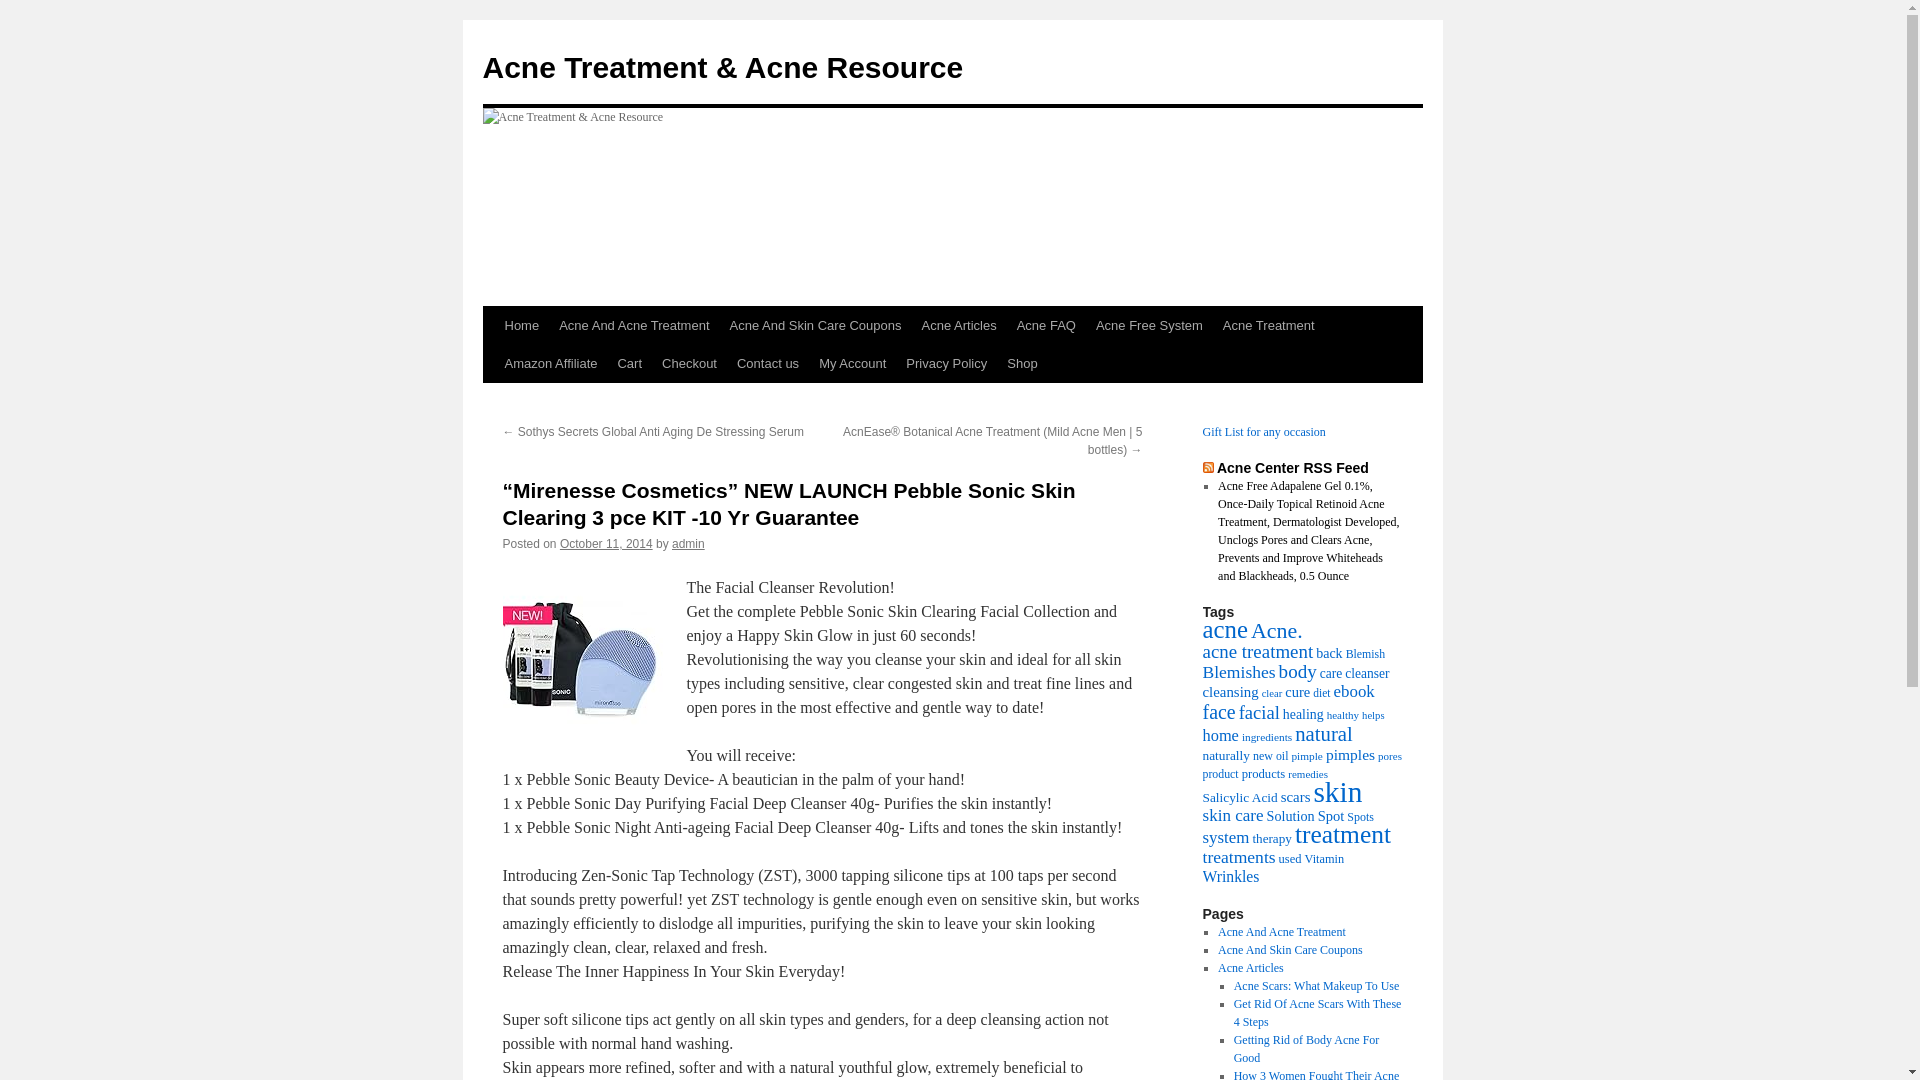 The height and width of the screenshot is (1080, 1920). Describe the element at coordinates (1217, 711) in the screenshot. I see `'face'` at that location.